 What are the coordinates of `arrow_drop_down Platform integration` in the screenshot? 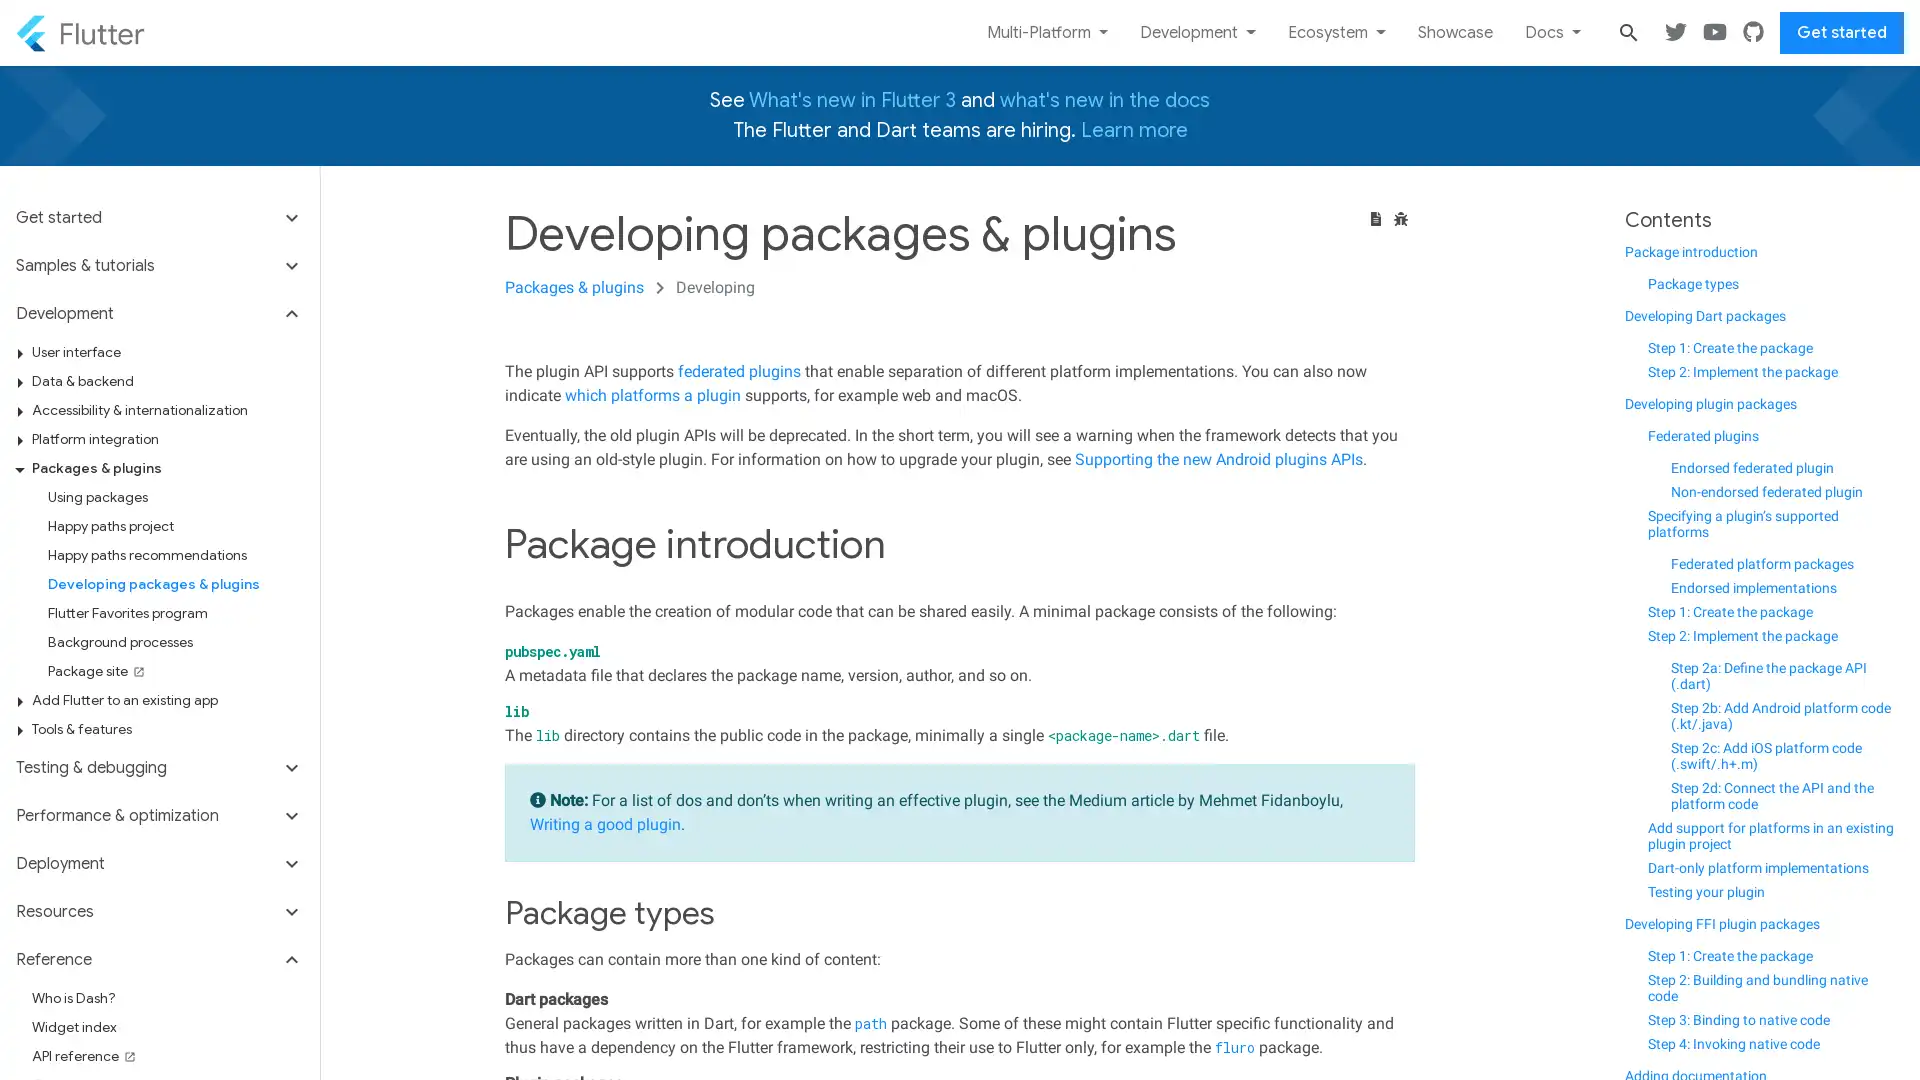 It's located at (167, 438).